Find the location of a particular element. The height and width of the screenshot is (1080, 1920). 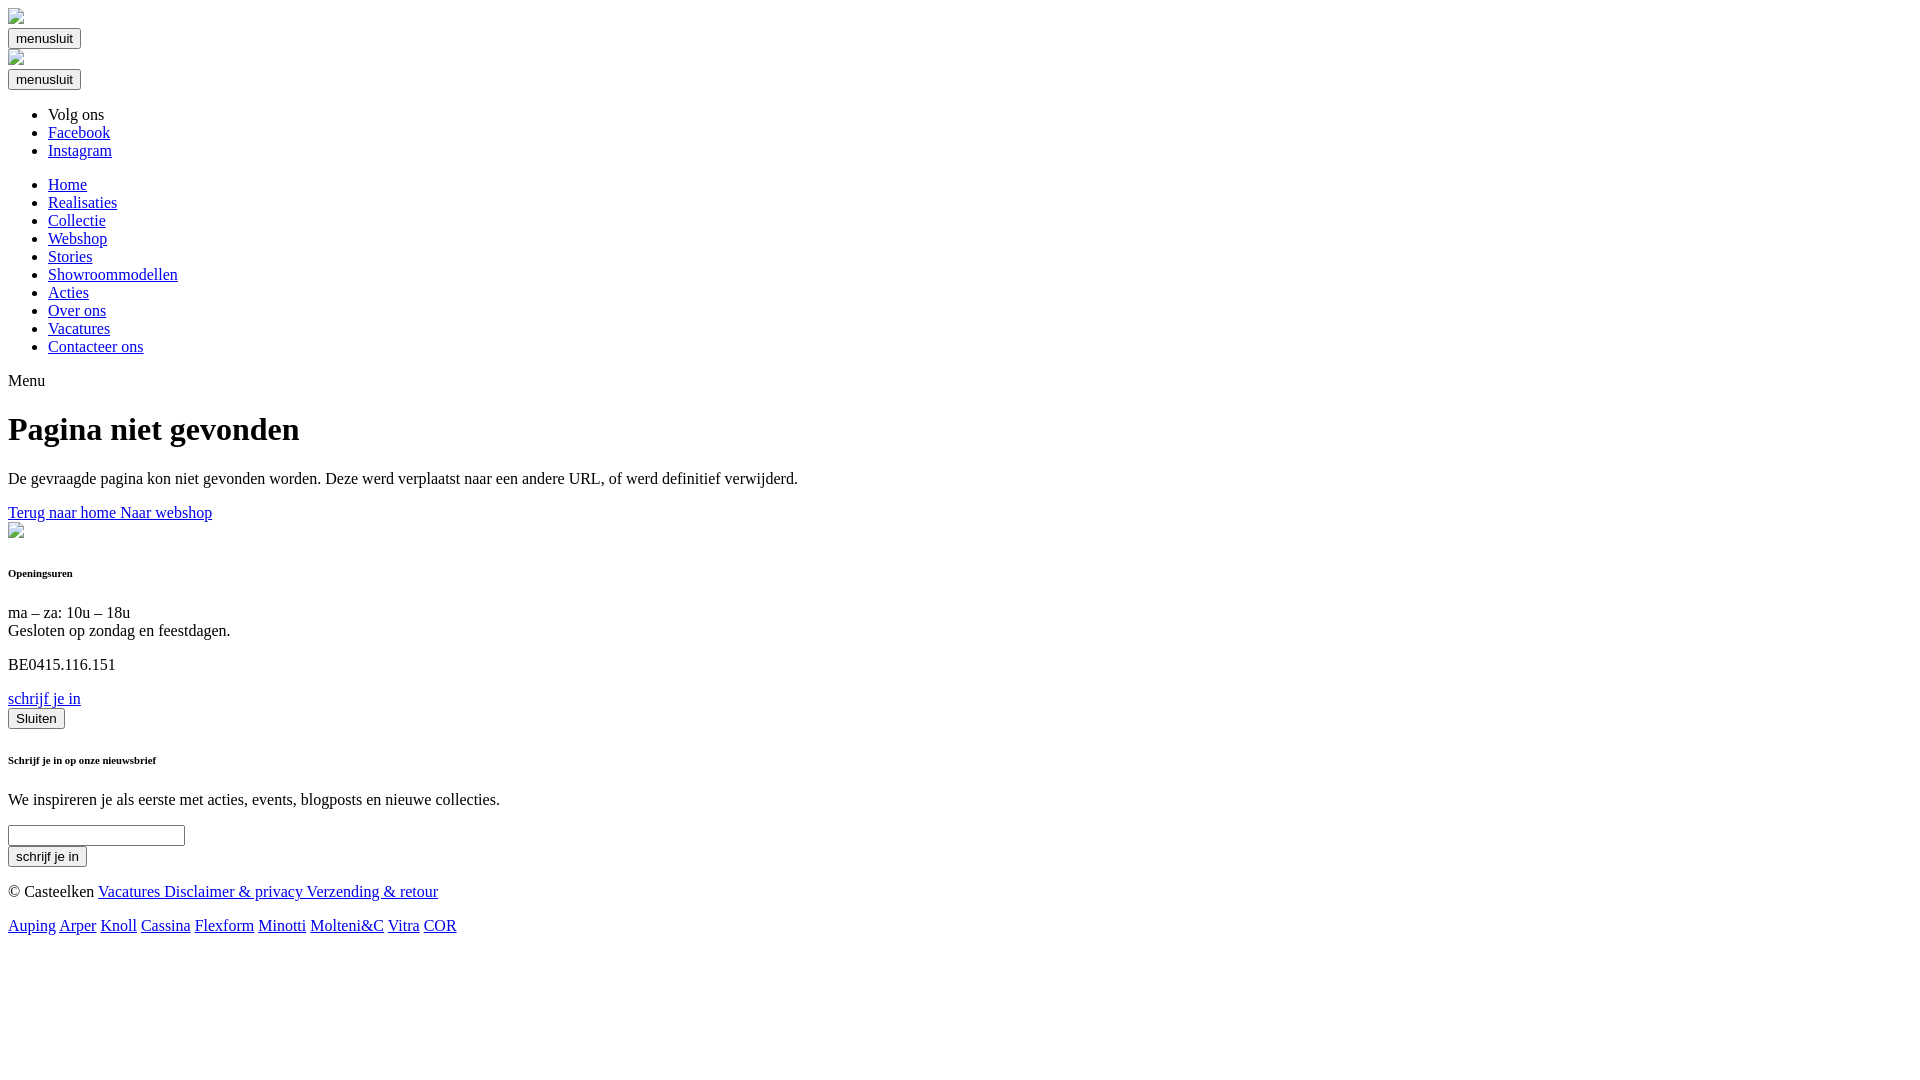

'Flexform' is located at coordinates (195, 925).